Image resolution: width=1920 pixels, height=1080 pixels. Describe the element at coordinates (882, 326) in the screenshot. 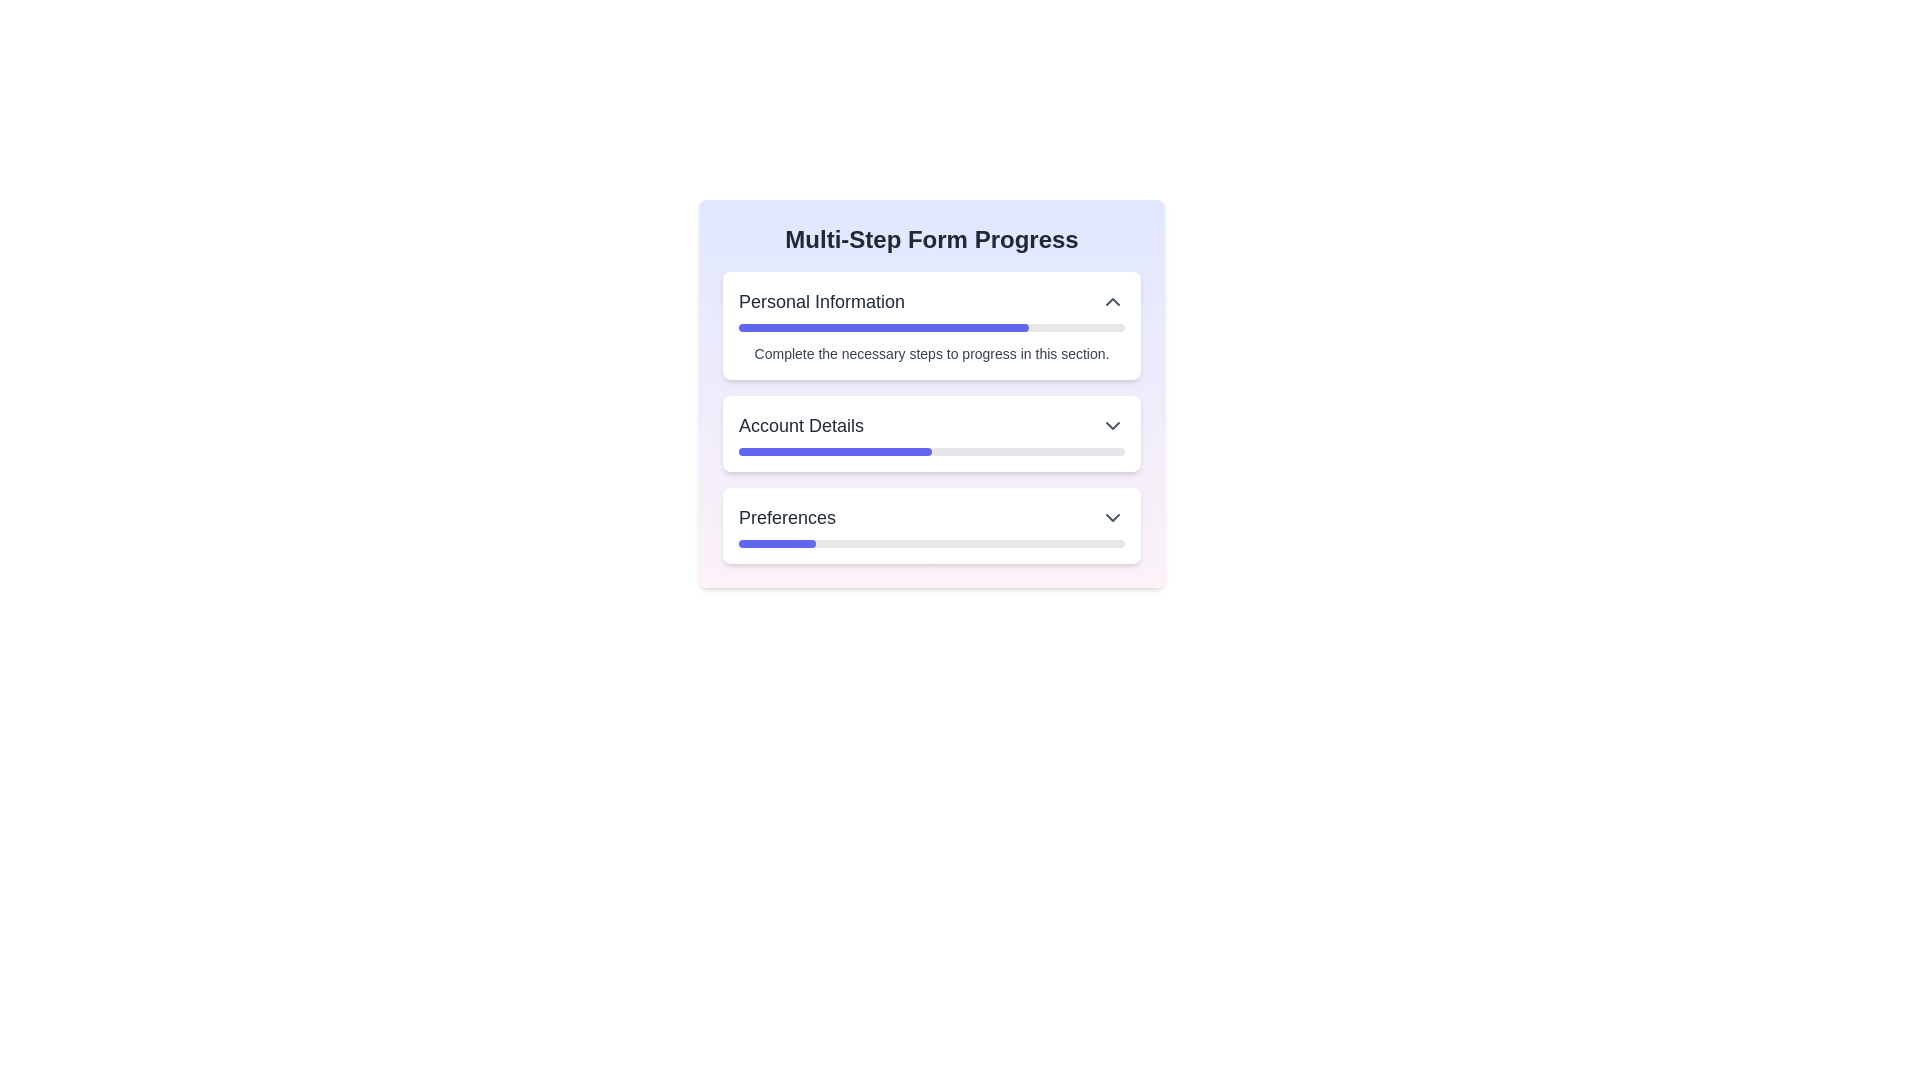

I see `the filled segment of the progress bar indicating 75% completion for the 'Personal Information' step in the 'Multi-Step Form Progress' interface` at that location.